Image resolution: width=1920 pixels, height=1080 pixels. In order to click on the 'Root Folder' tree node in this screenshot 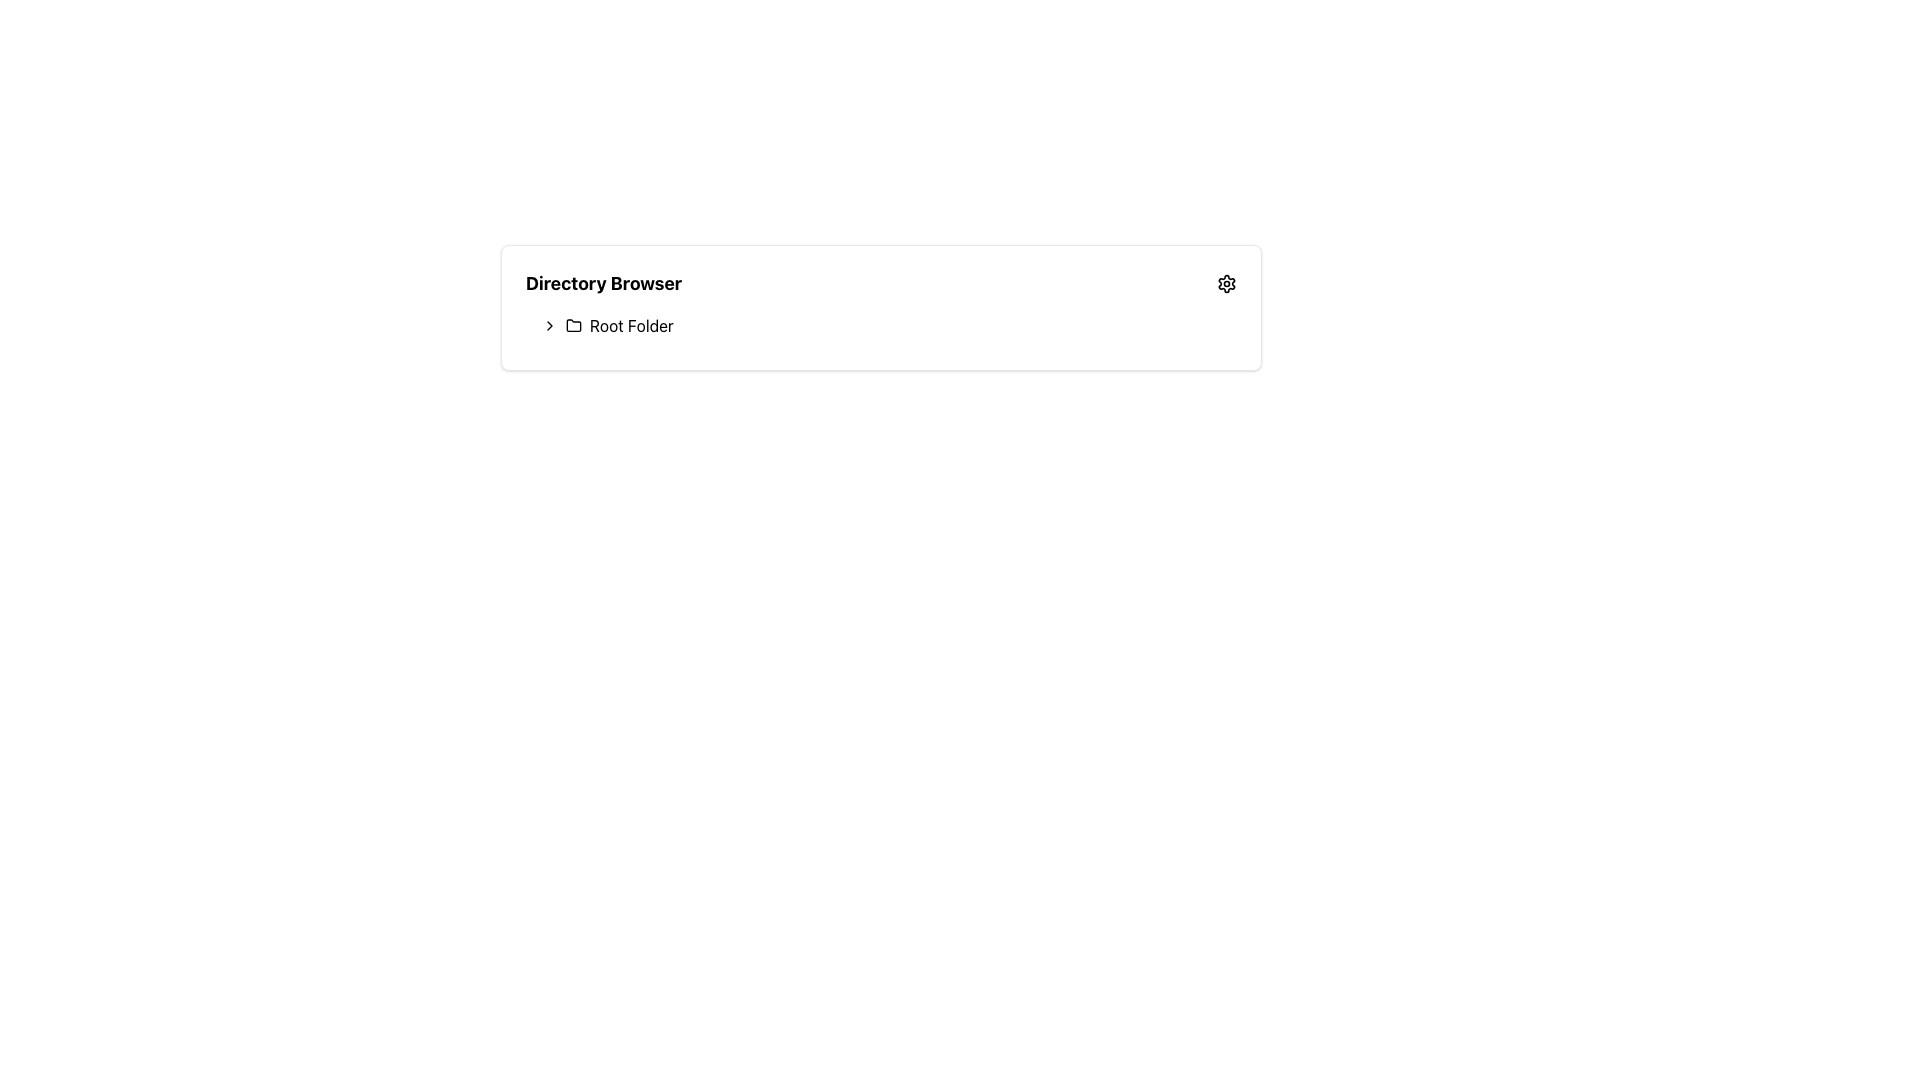, I will do `click(888, 325)`.